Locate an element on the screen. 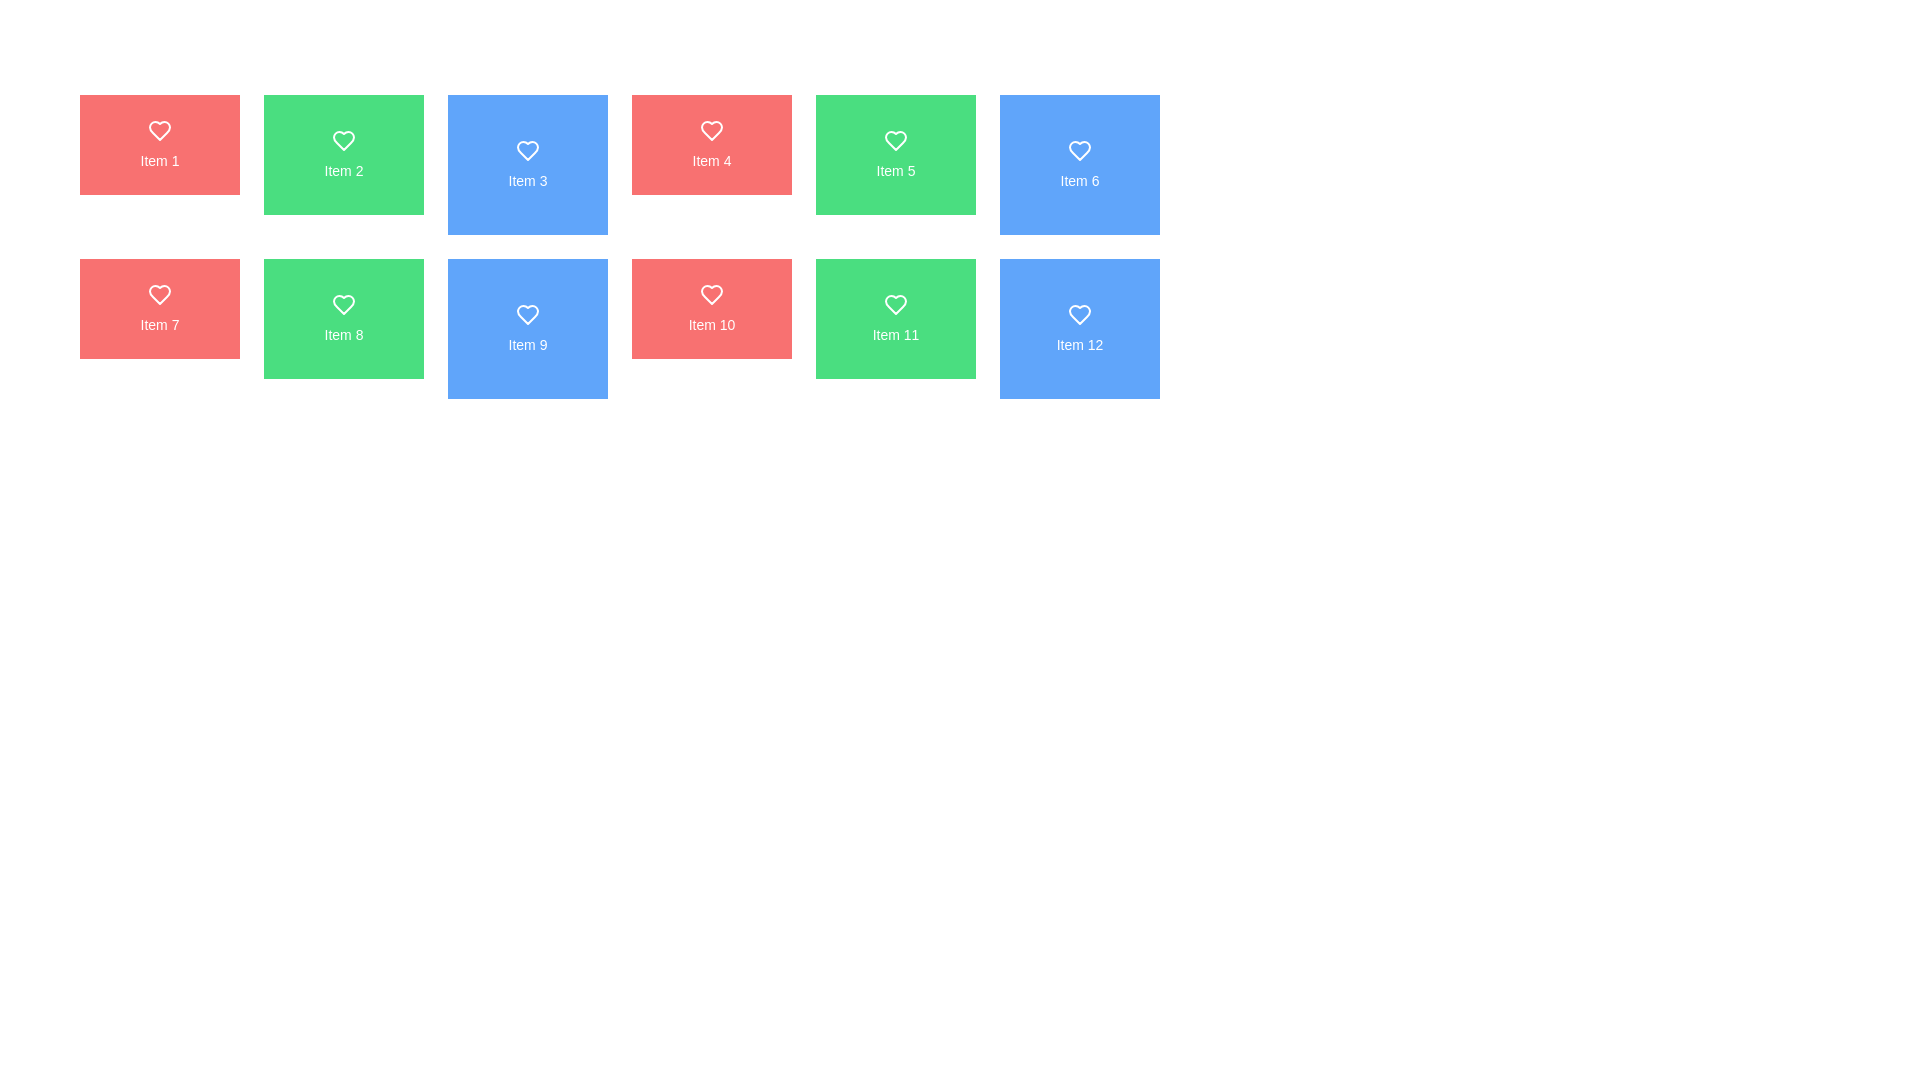 The height and width of the screenshot is (1080, 1920). the text label displaying 'Item 2', which is located within the second green rectangular box in the first row of a grid layout is located at coordinates (344, 169).